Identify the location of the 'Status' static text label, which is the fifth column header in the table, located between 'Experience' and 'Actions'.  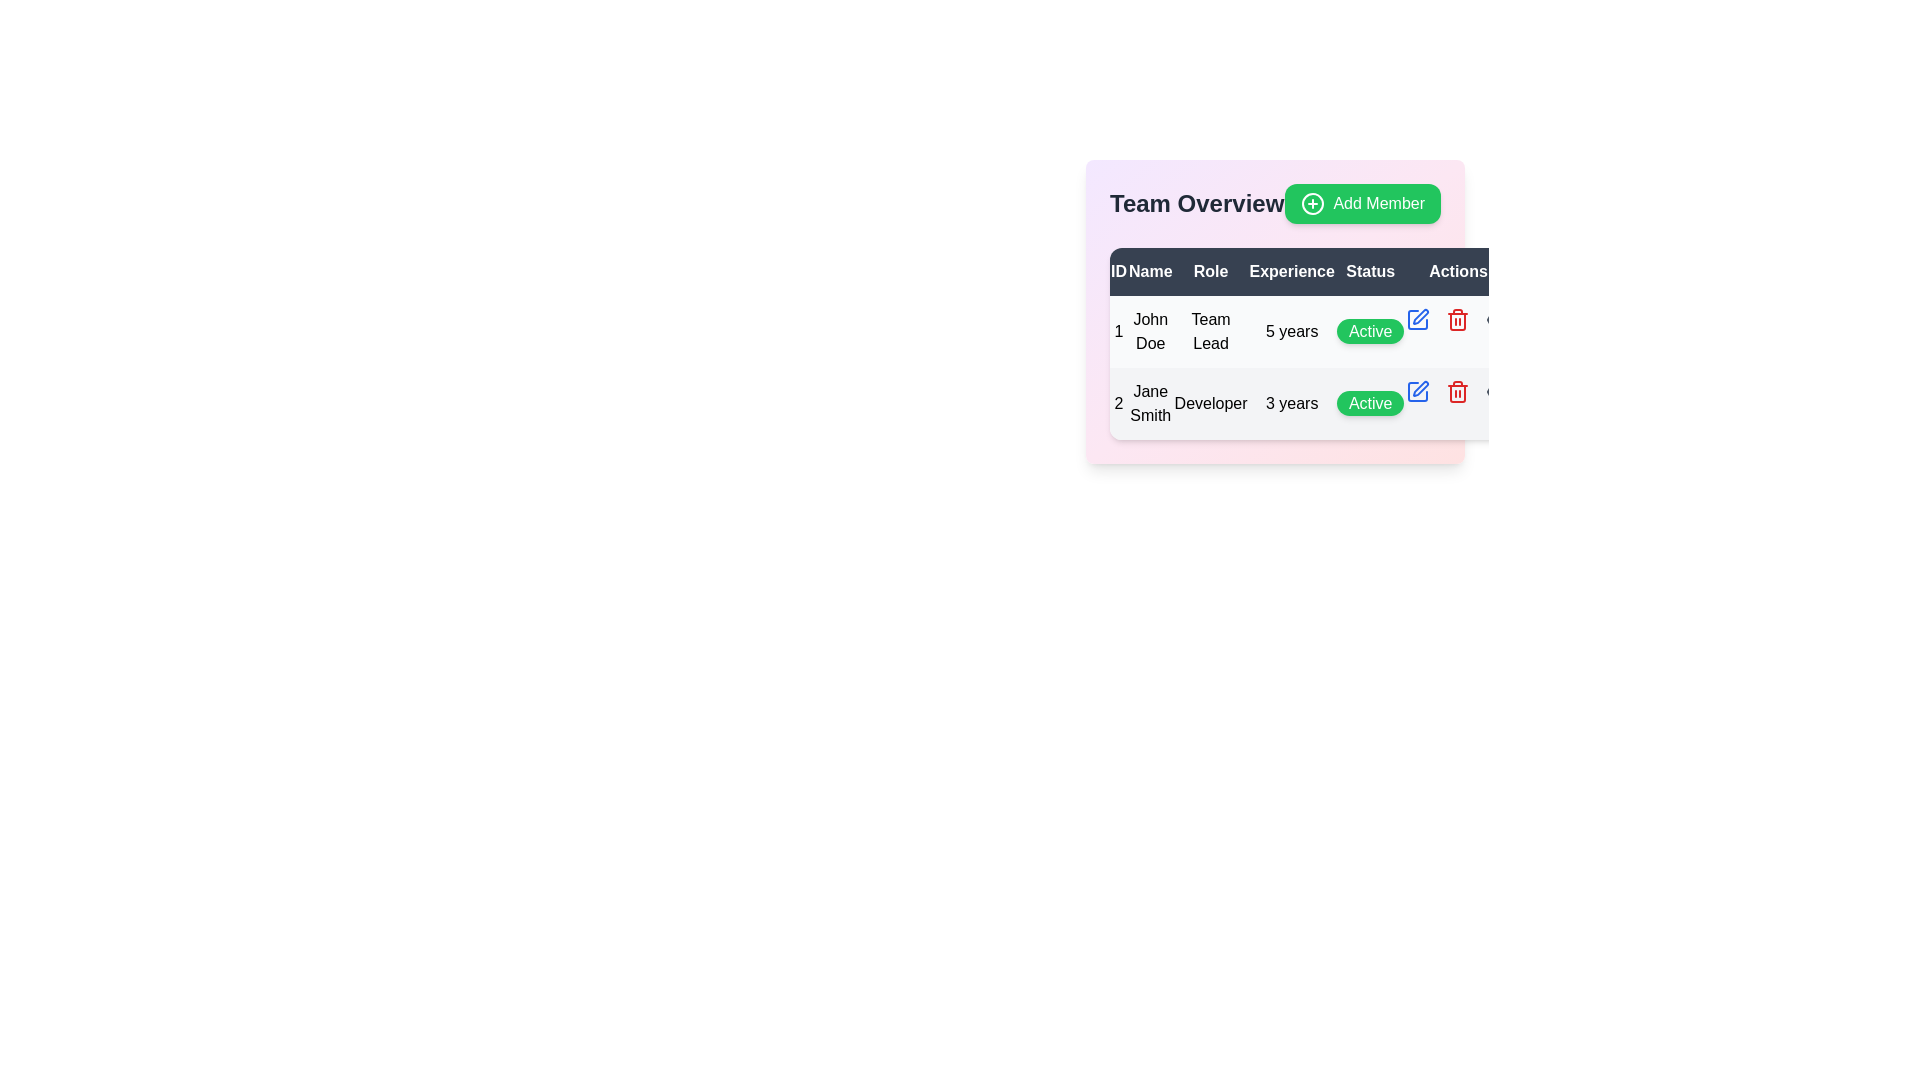
(1369, 272).